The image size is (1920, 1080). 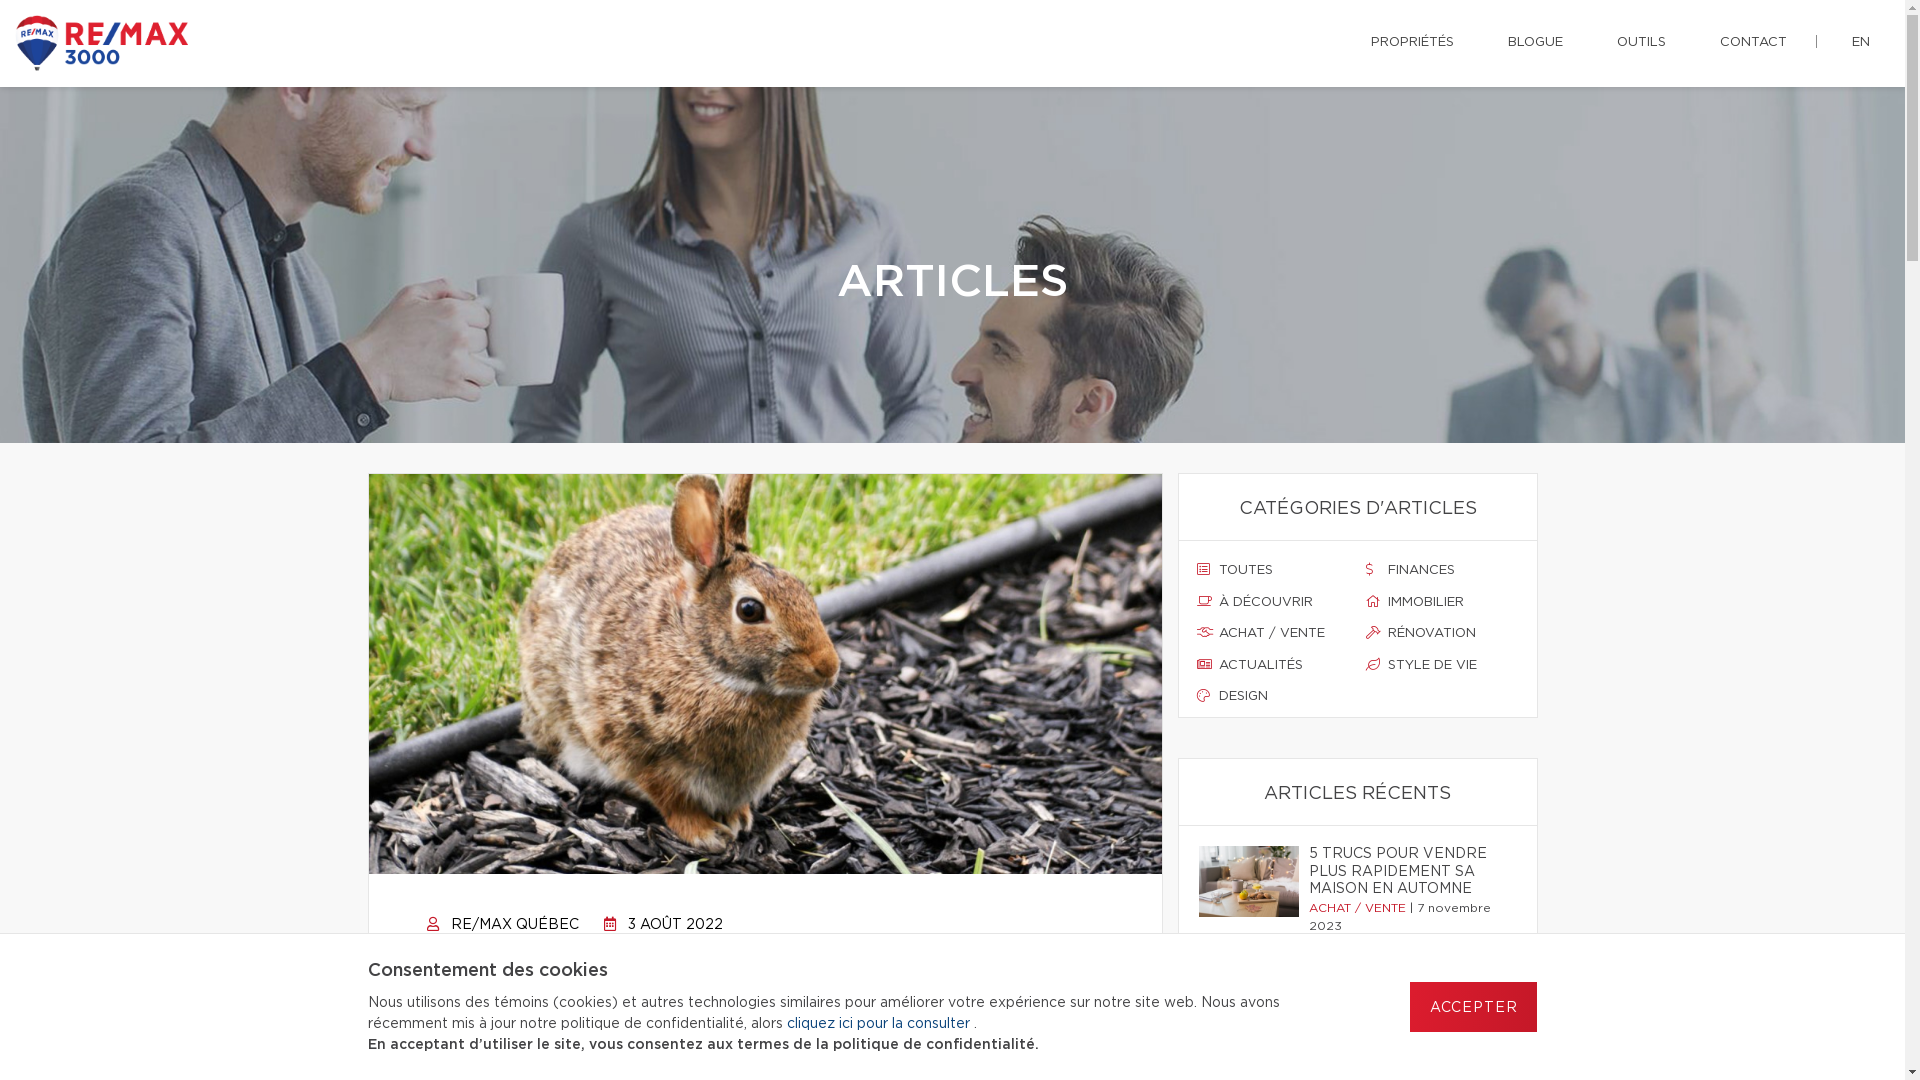 I want to click on 'IMMOBILIER', so click(x=1365, y=601).